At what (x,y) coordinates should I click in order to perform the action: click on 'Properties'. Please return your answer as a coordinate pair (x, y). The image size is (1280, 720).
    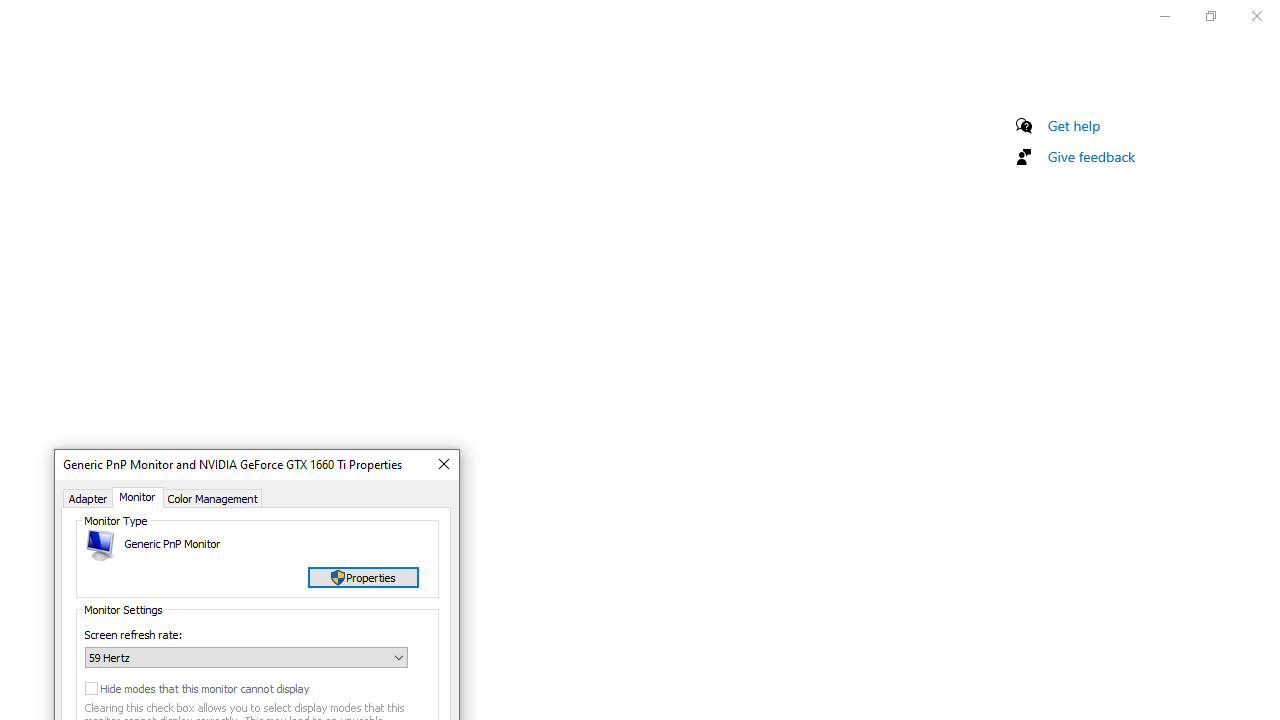
    Looking at the image, I should click on (363, 577).